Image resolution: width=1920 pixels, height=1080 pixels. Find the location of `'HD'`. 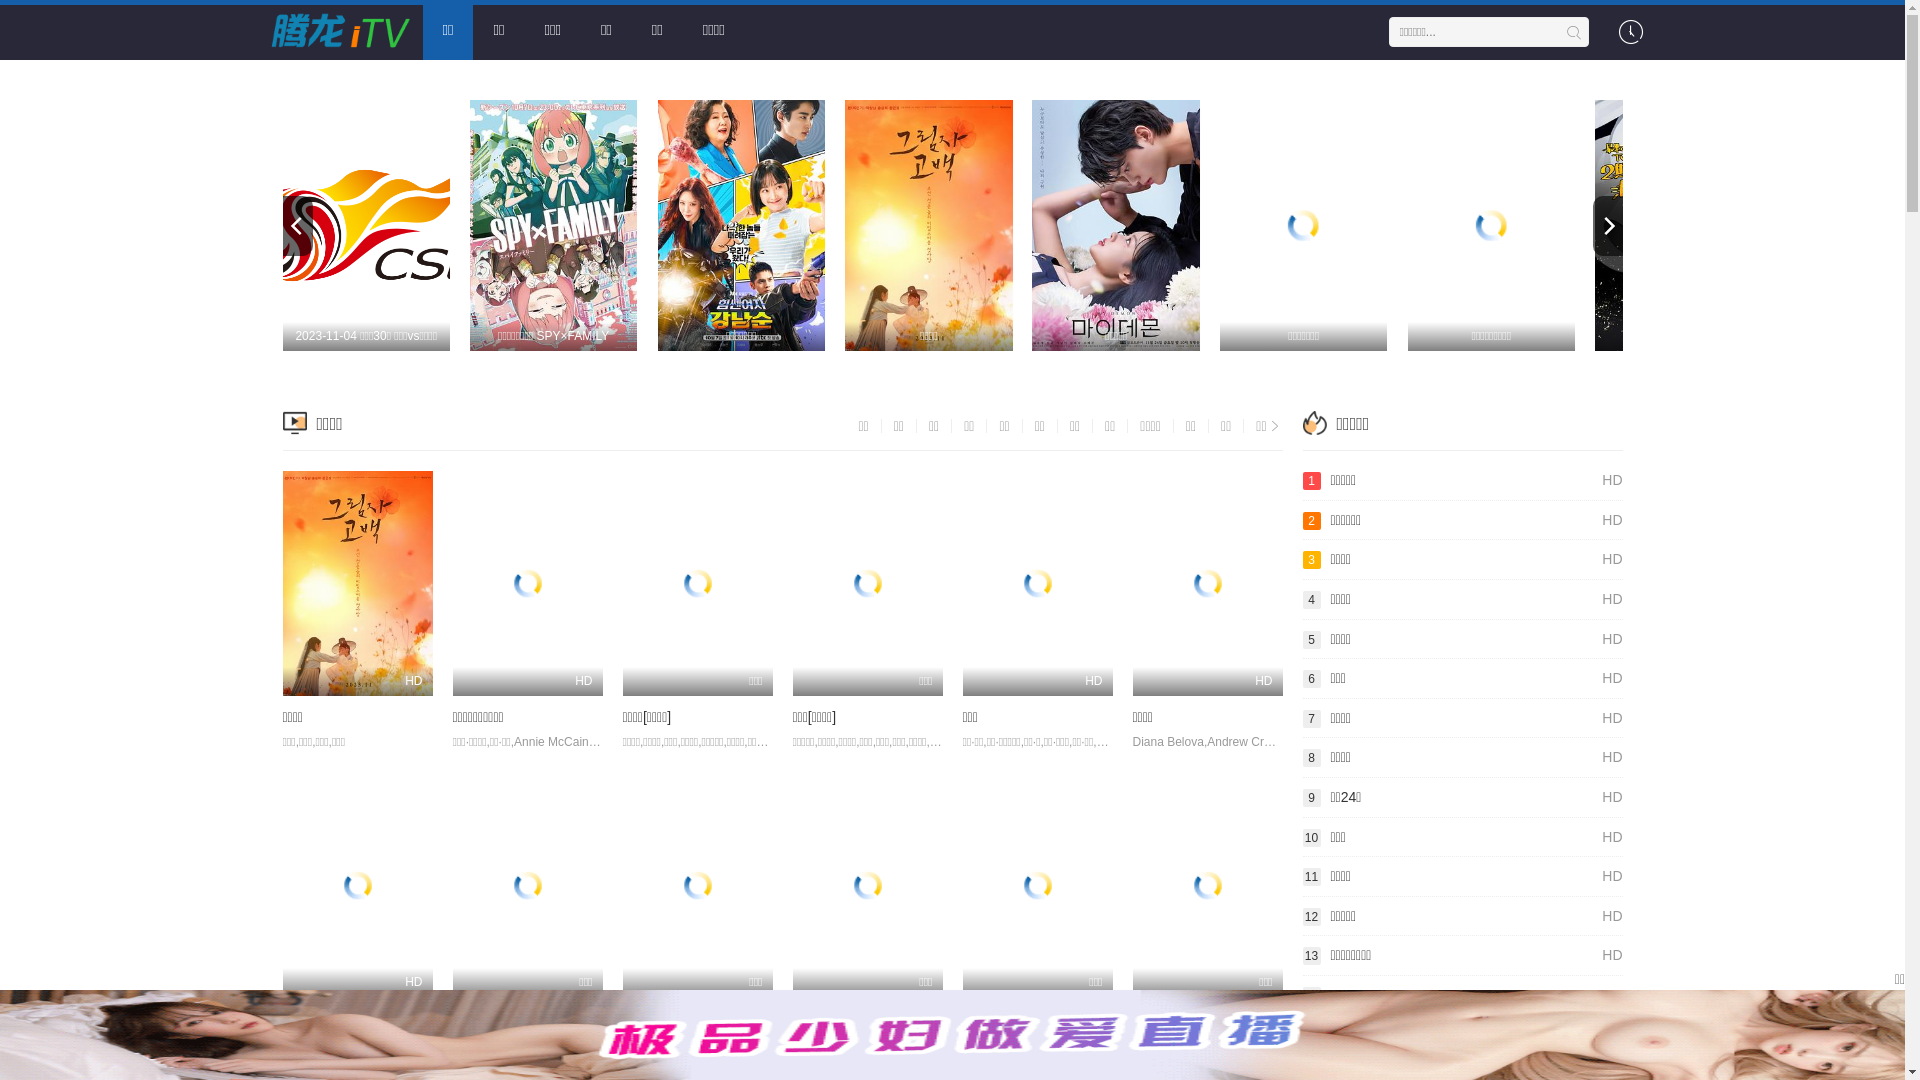

'HD' is located at coordinates (356, 583).